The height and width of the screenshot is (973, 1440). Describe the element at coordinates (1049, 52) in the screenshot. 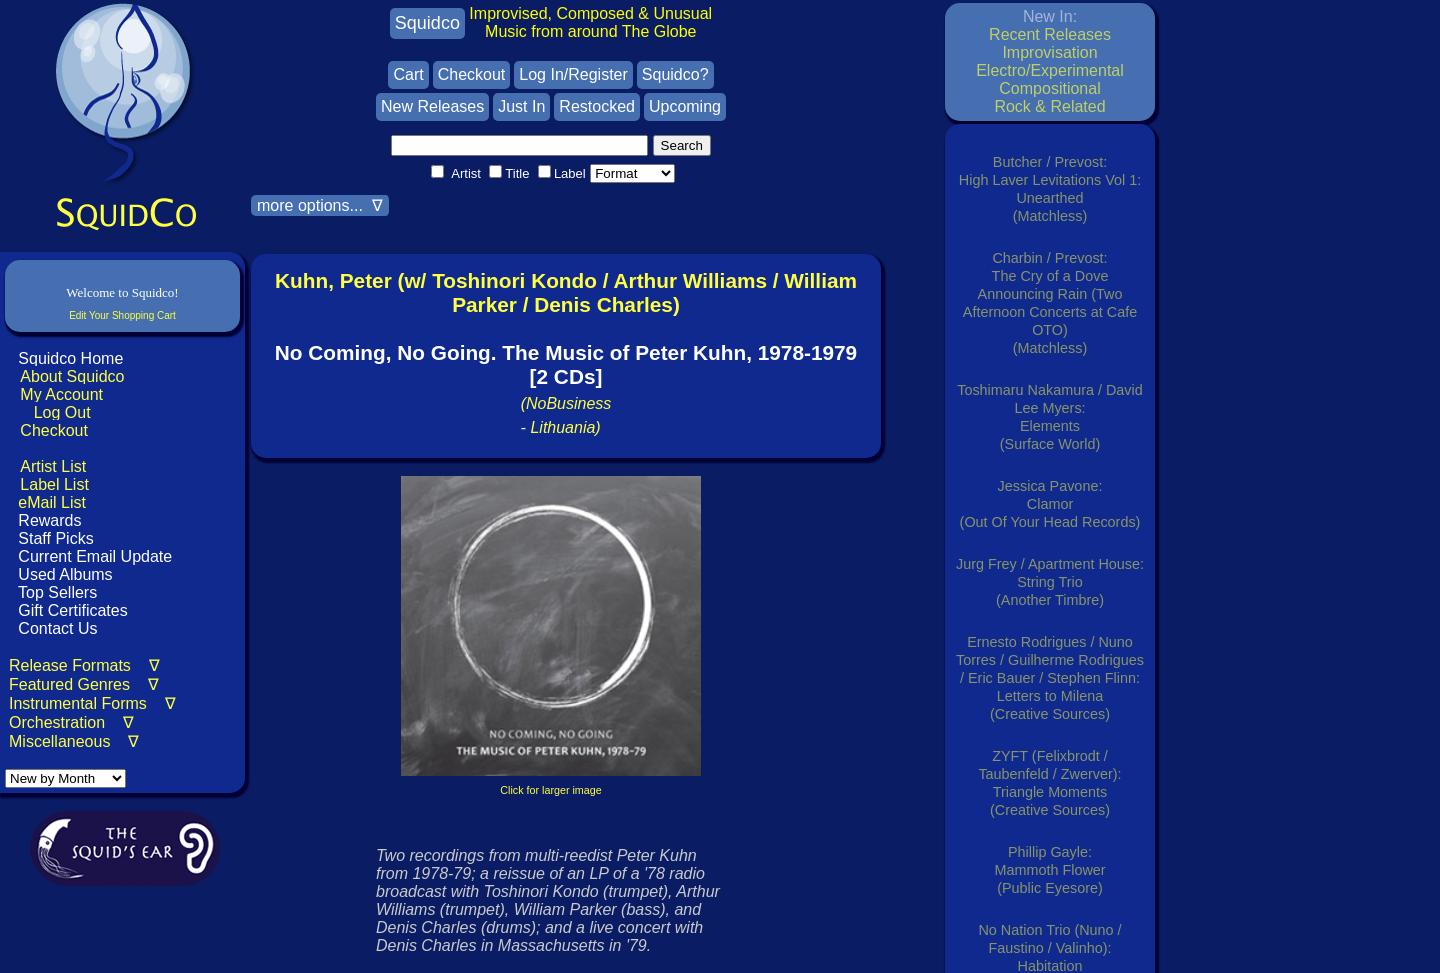

I see `'Improvisation'` at that location.